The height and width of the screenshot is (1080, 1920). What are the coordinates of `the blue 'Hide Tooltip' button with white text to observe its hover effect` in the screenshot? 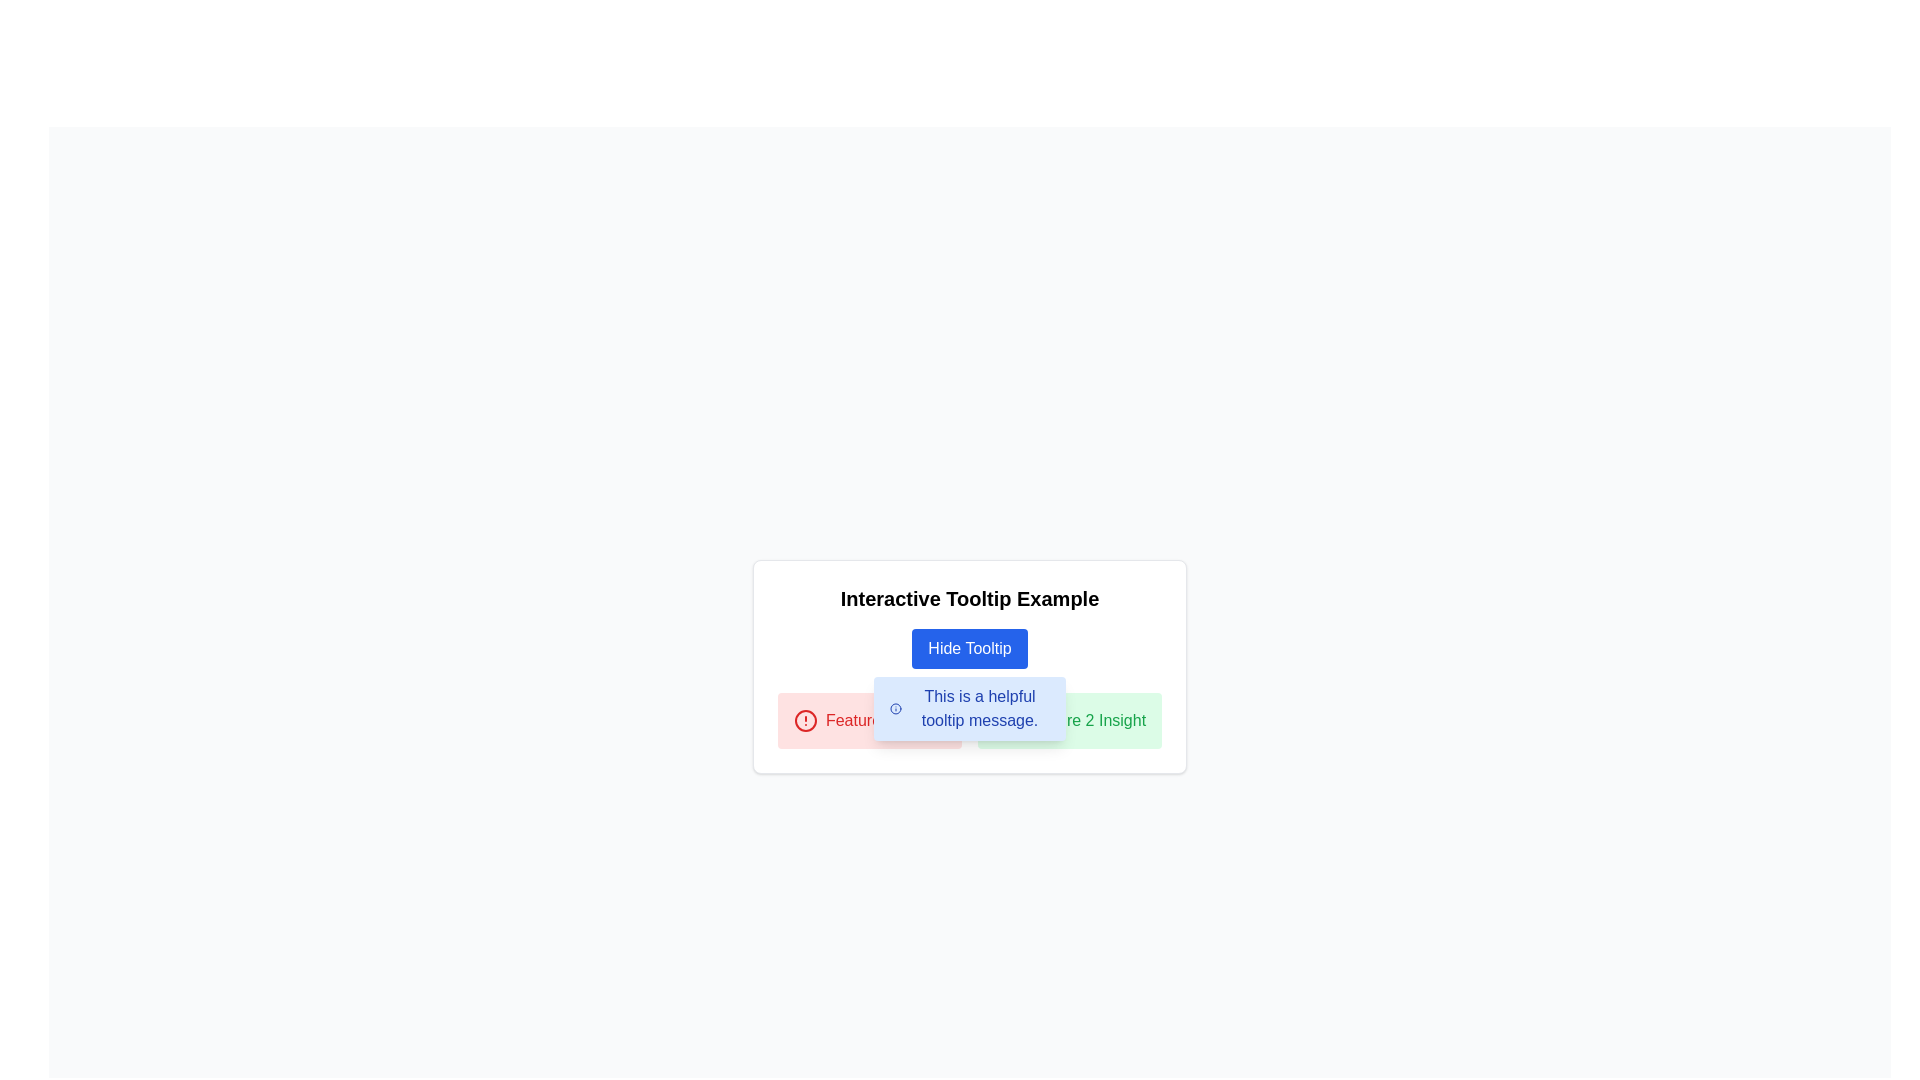 It's located at (969, 648).